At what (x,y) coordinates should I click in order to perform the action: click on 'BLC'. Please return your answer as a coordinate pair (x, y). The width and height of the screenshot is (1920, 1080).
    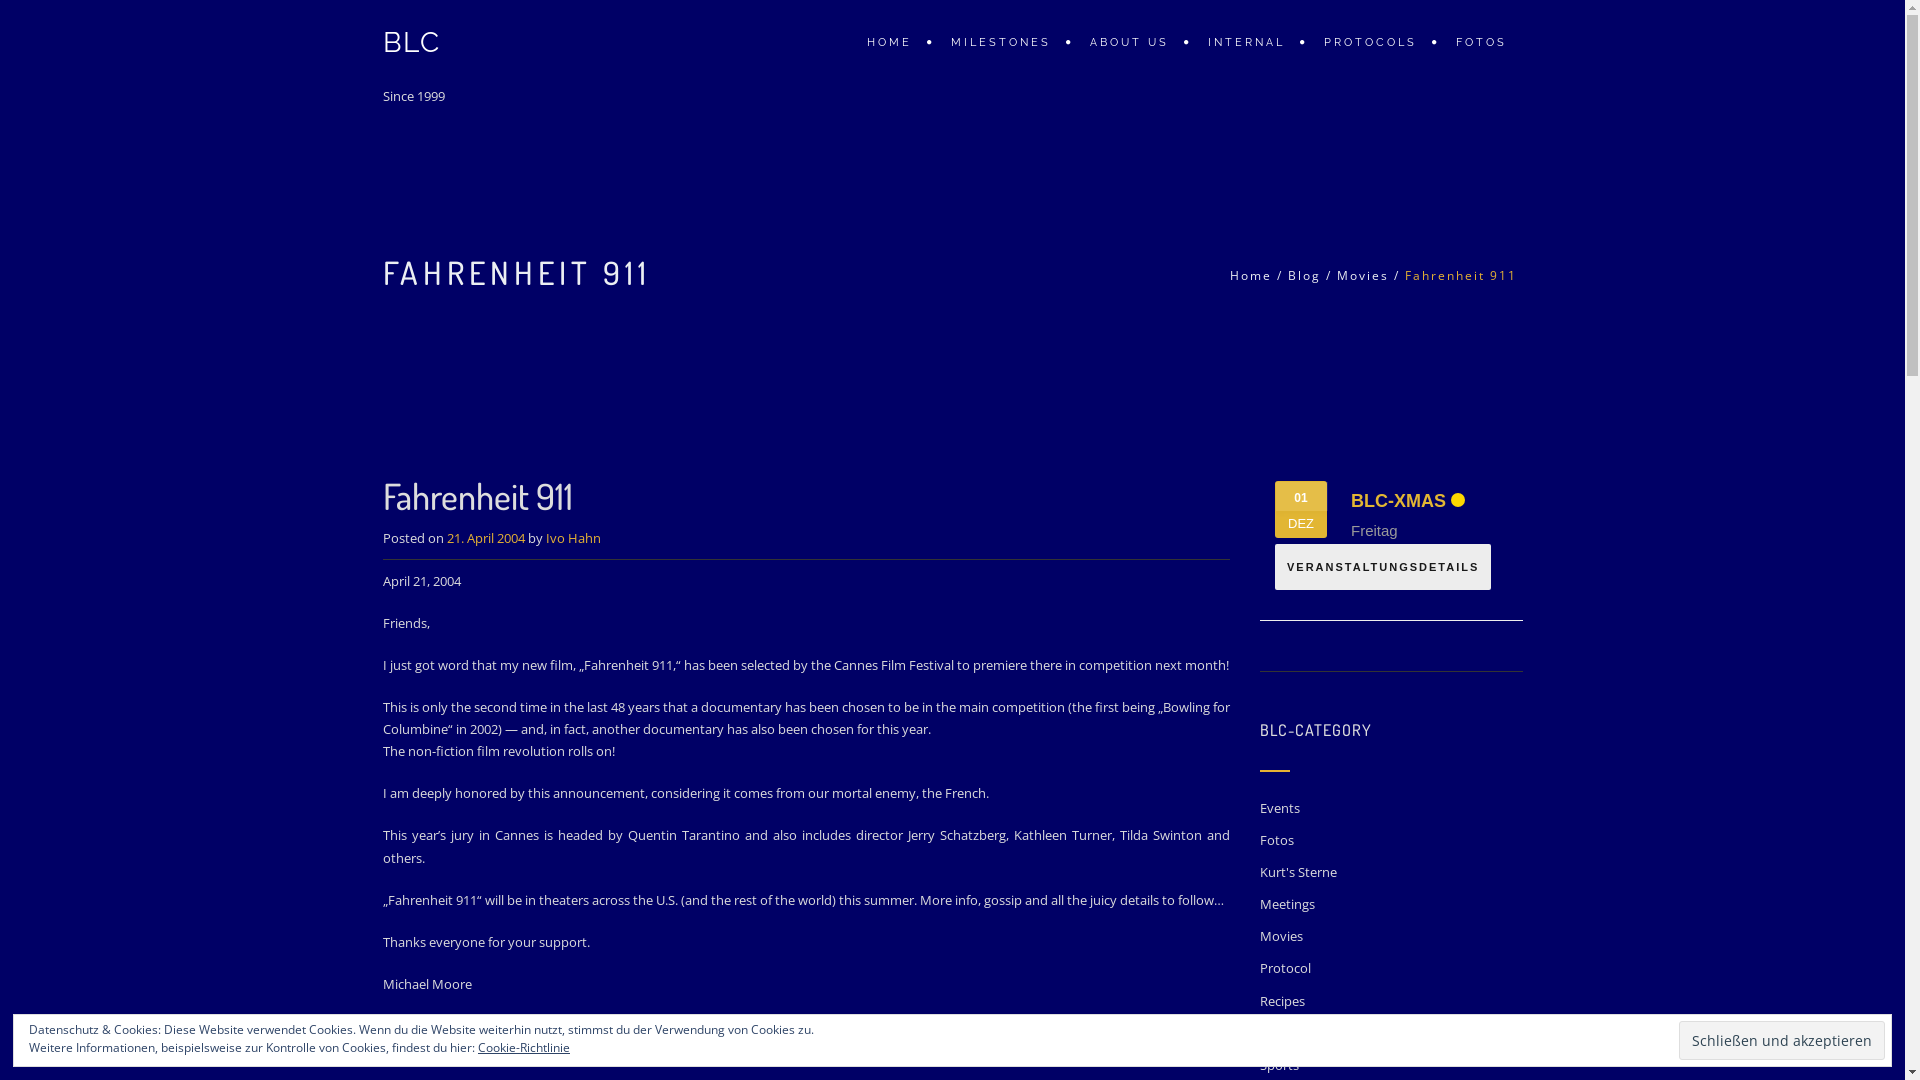
    Looking at the image, I should click on (410, 42).